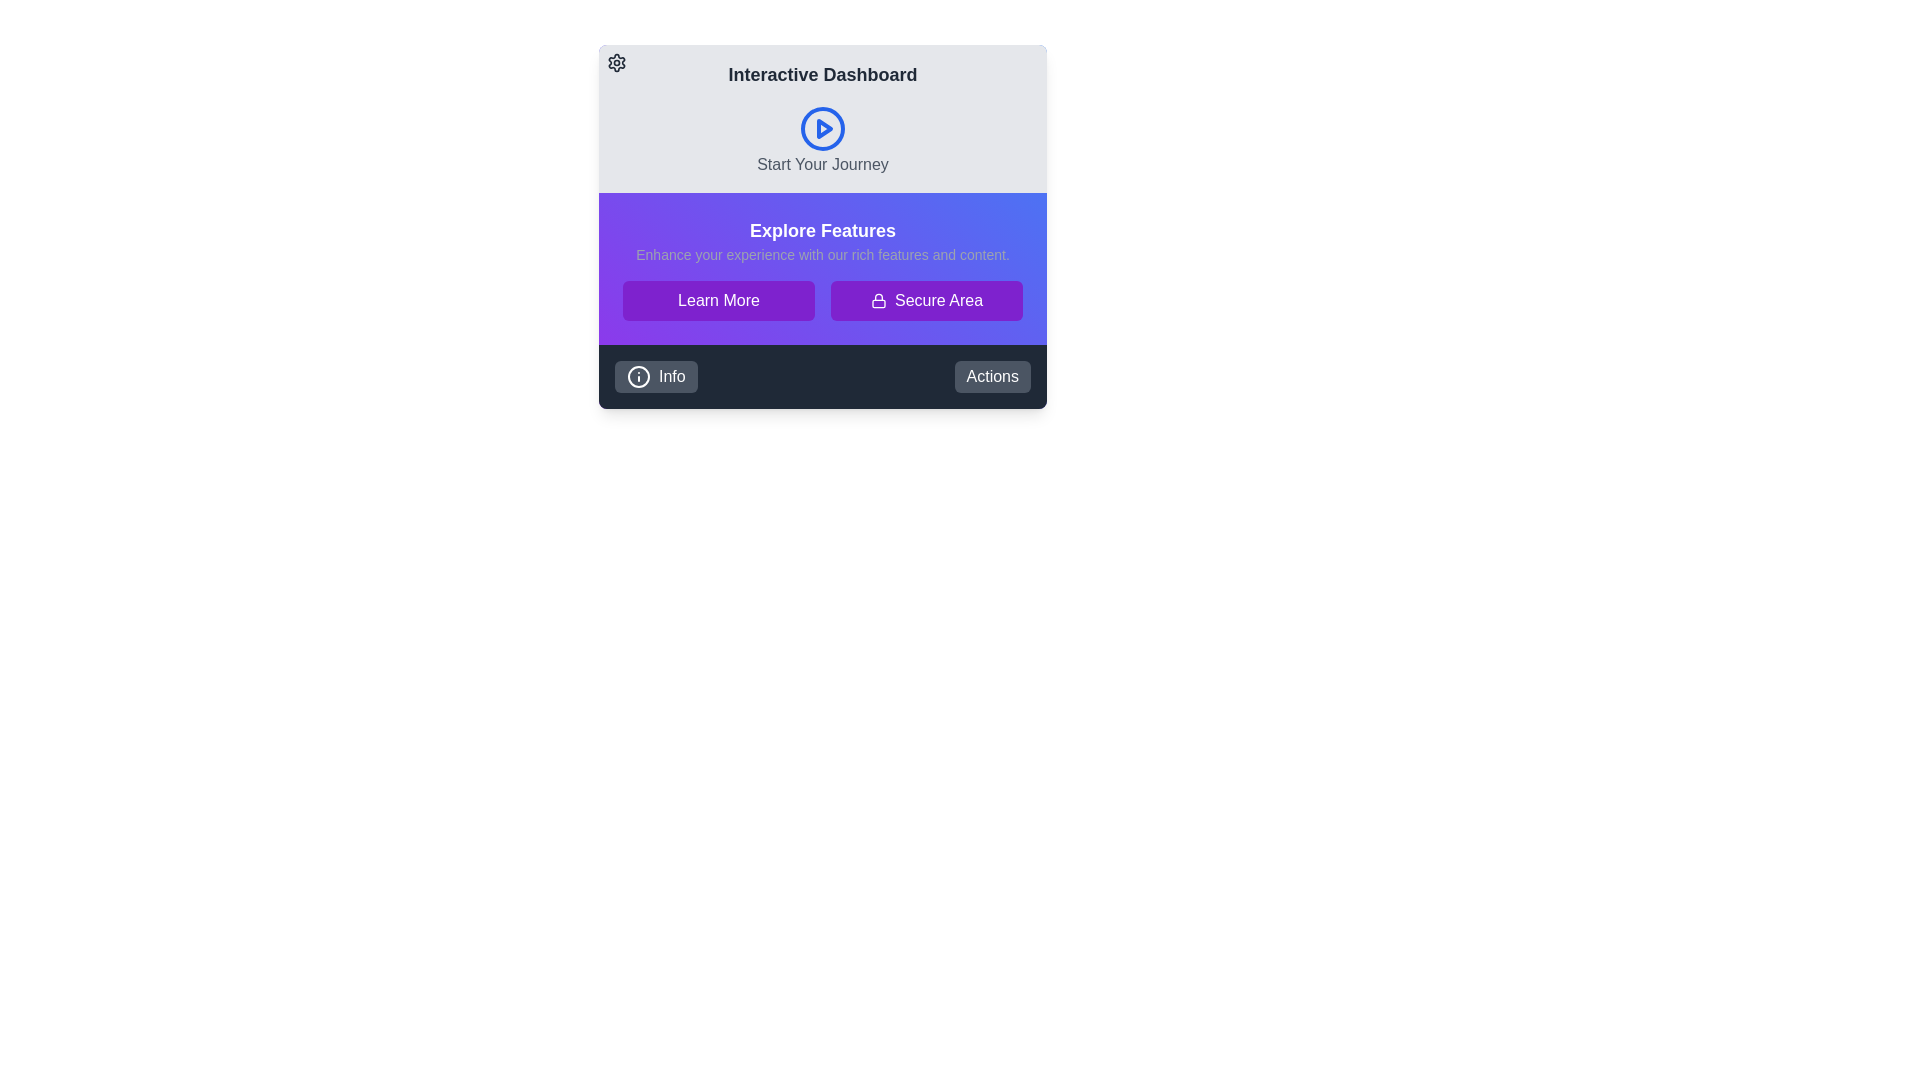 The image size is (1920, 1080). Describe the element at coordinates (825, 128) in the screenshot. I see `the small blue triangular icon, resembling a play button, located inside a circular area at the top center of the interface, below the 'Interactive Dashboard' label` at that location.